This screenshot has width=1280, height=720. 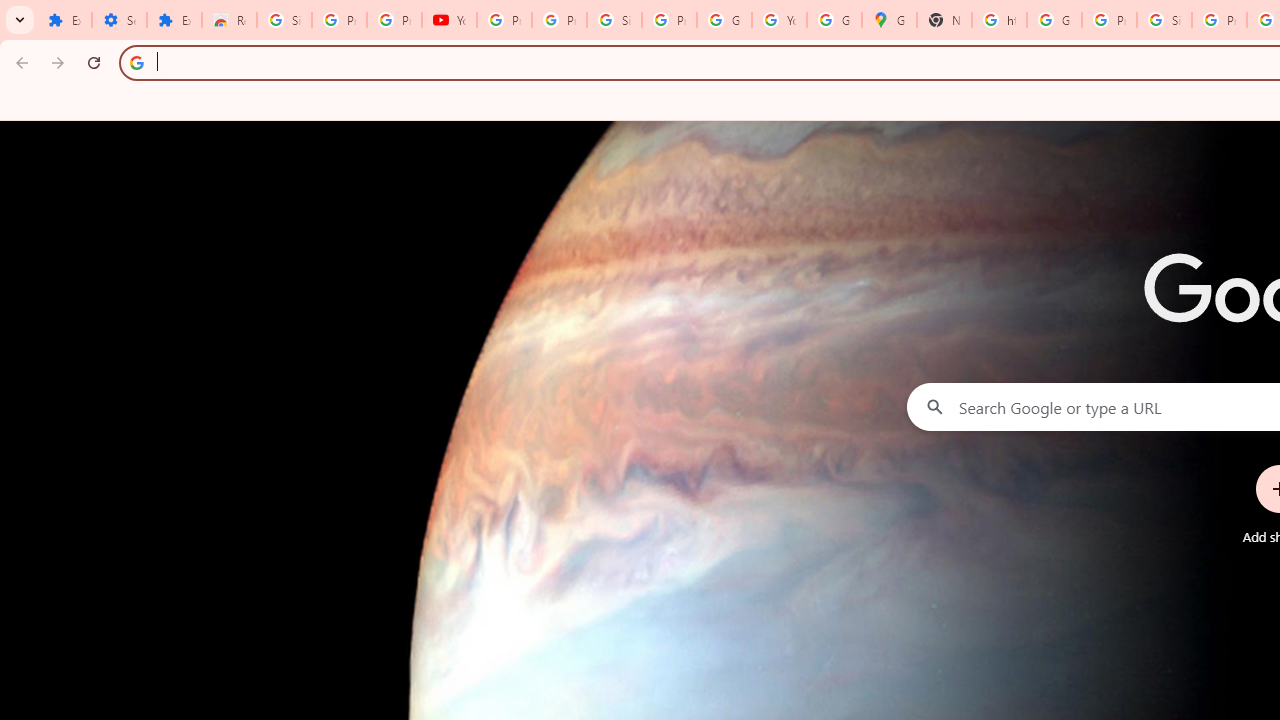 I want to click on 'Google Maps', so click(x=887, y=20).